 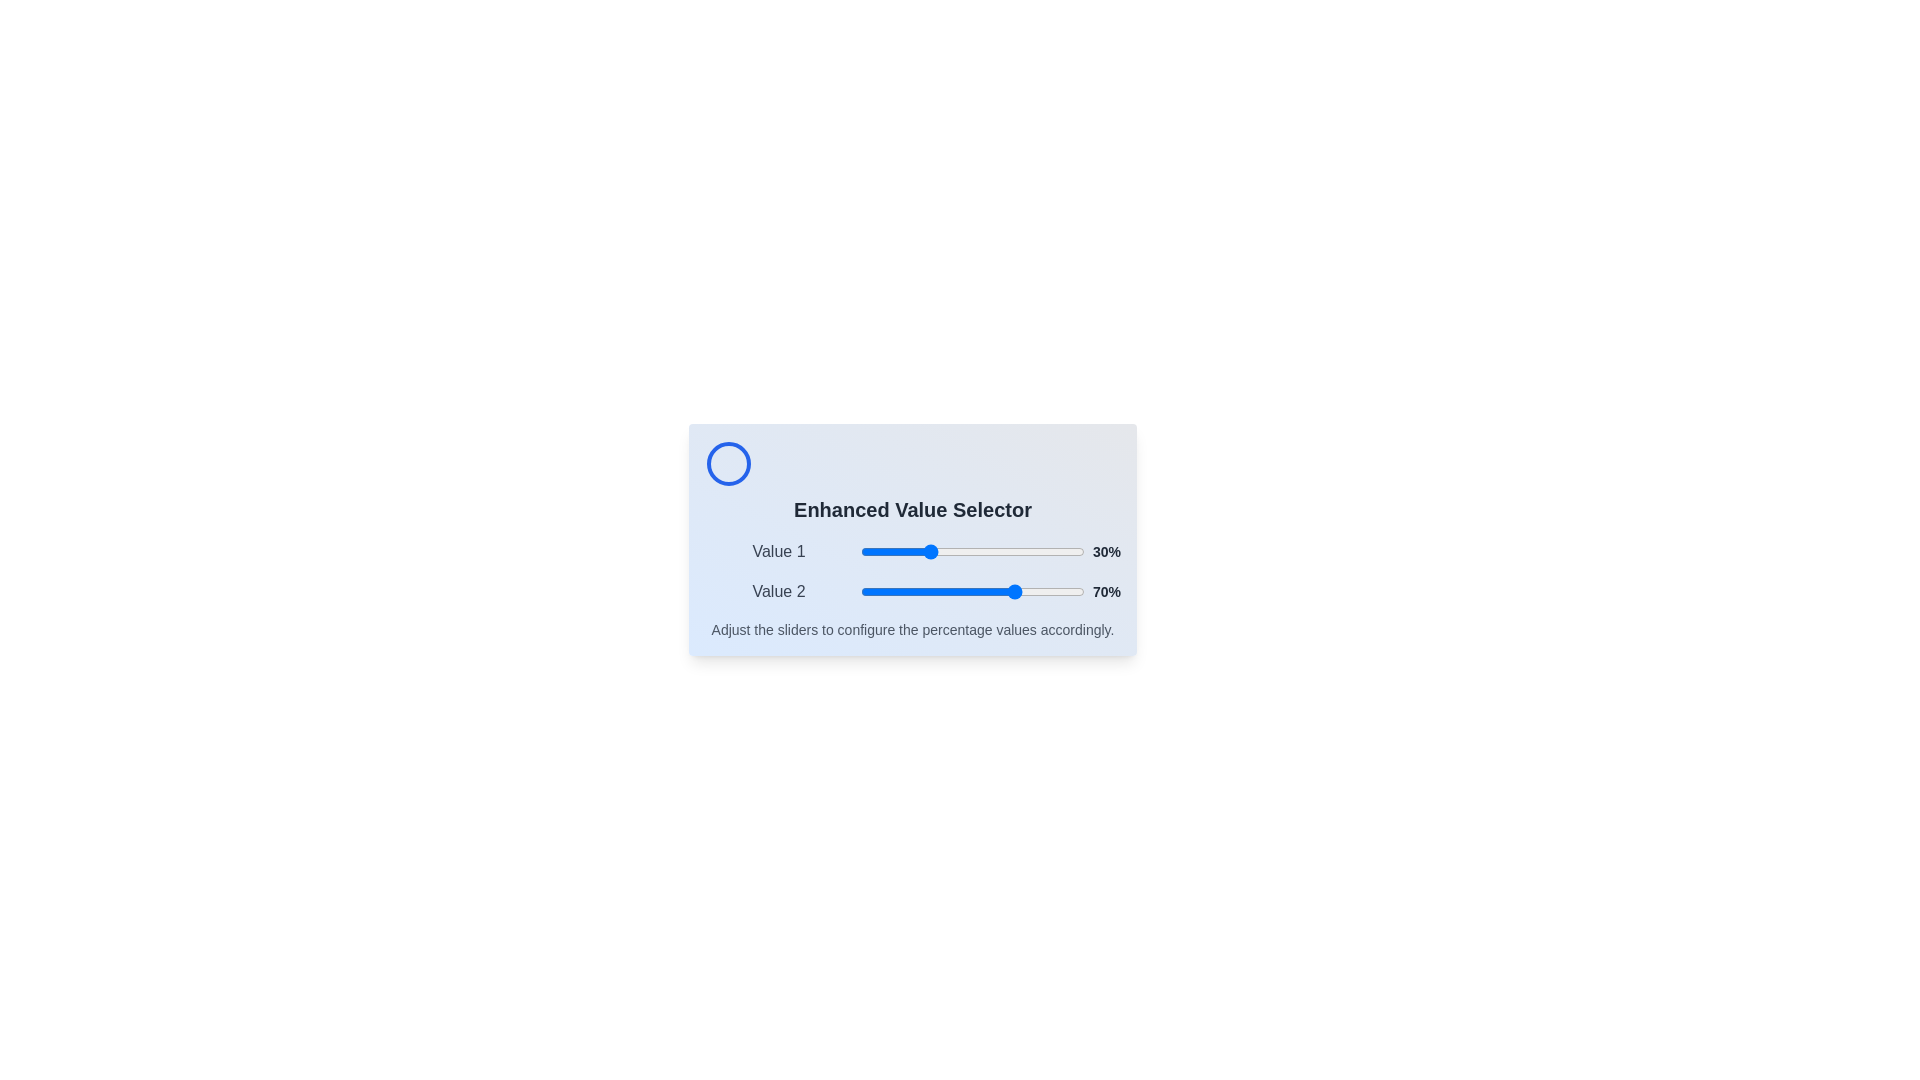 I want to click on the slider for Value 1 to 31%, so click(x=929, y=551).